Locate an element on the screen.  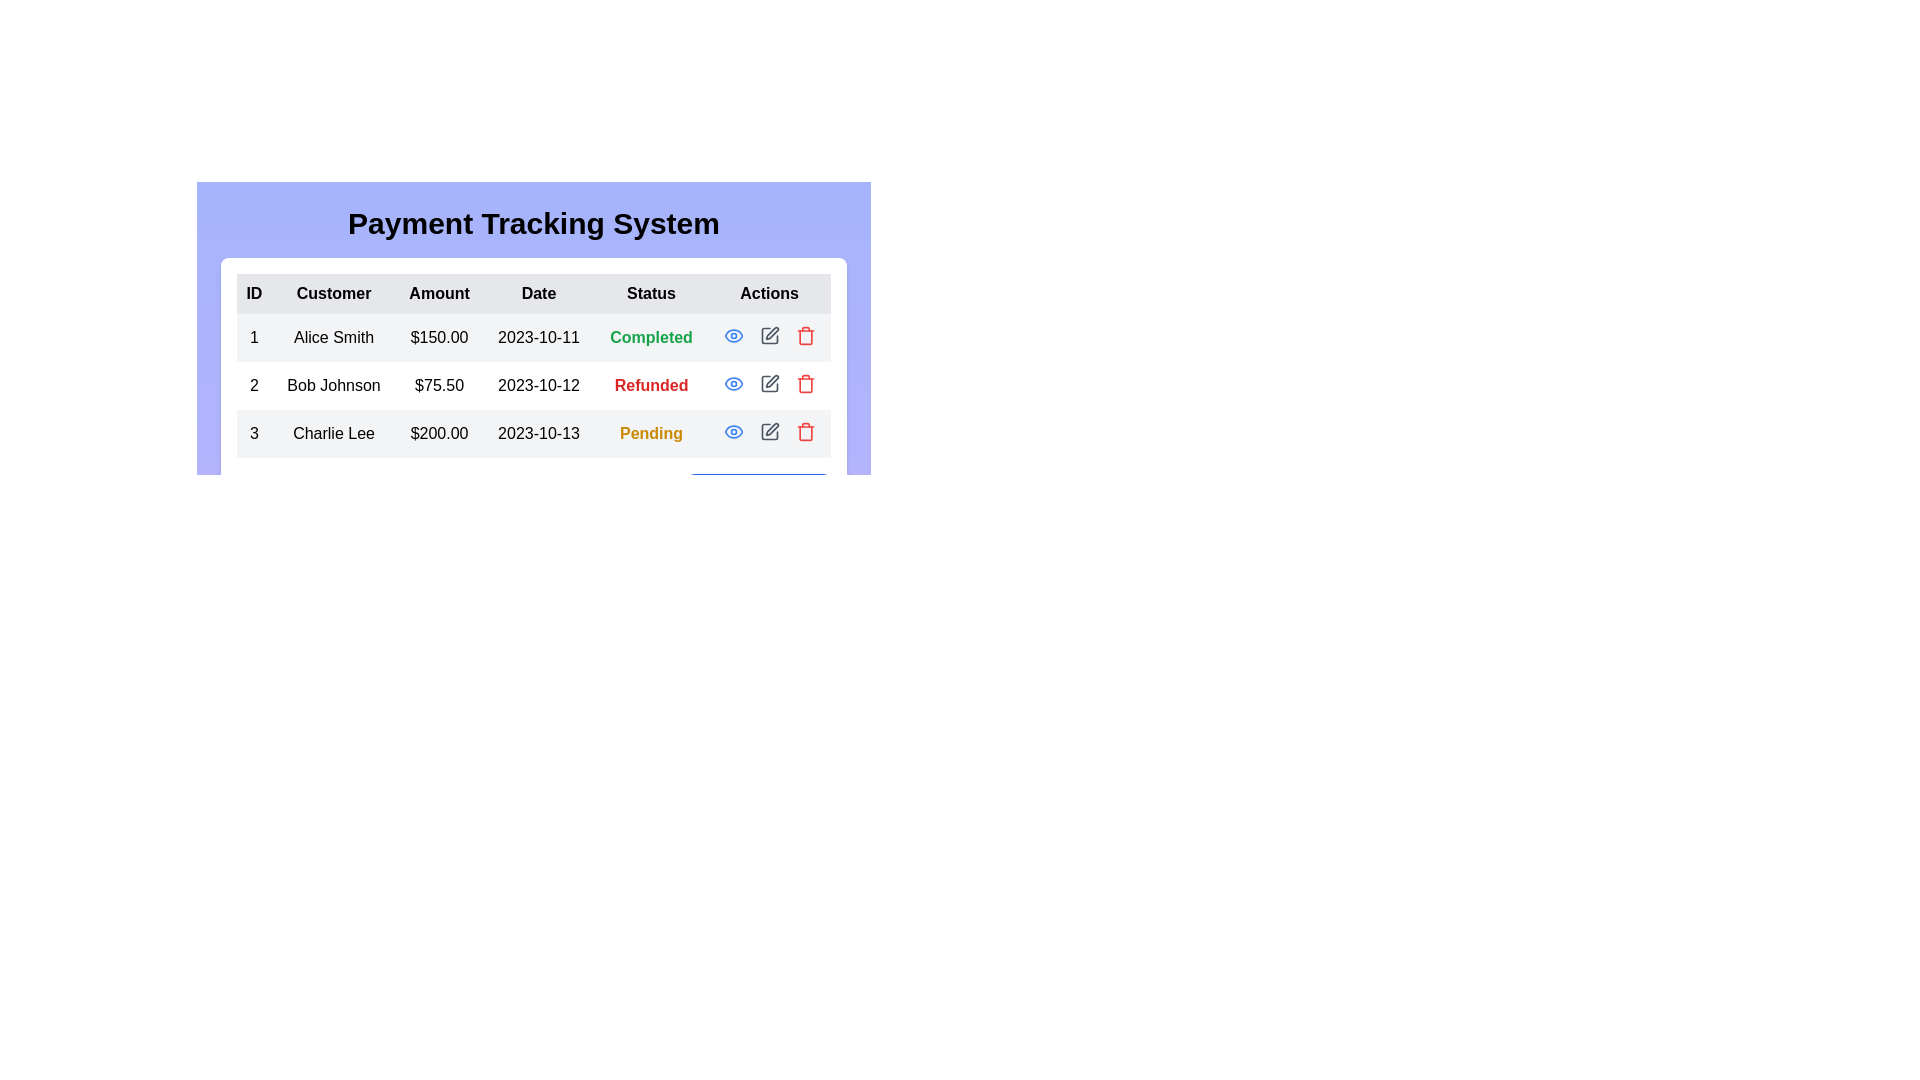
the 'Refunded' status text label in the second row of the data table for the entry 'Bob Johnson' is located at coordinates (651, 385).